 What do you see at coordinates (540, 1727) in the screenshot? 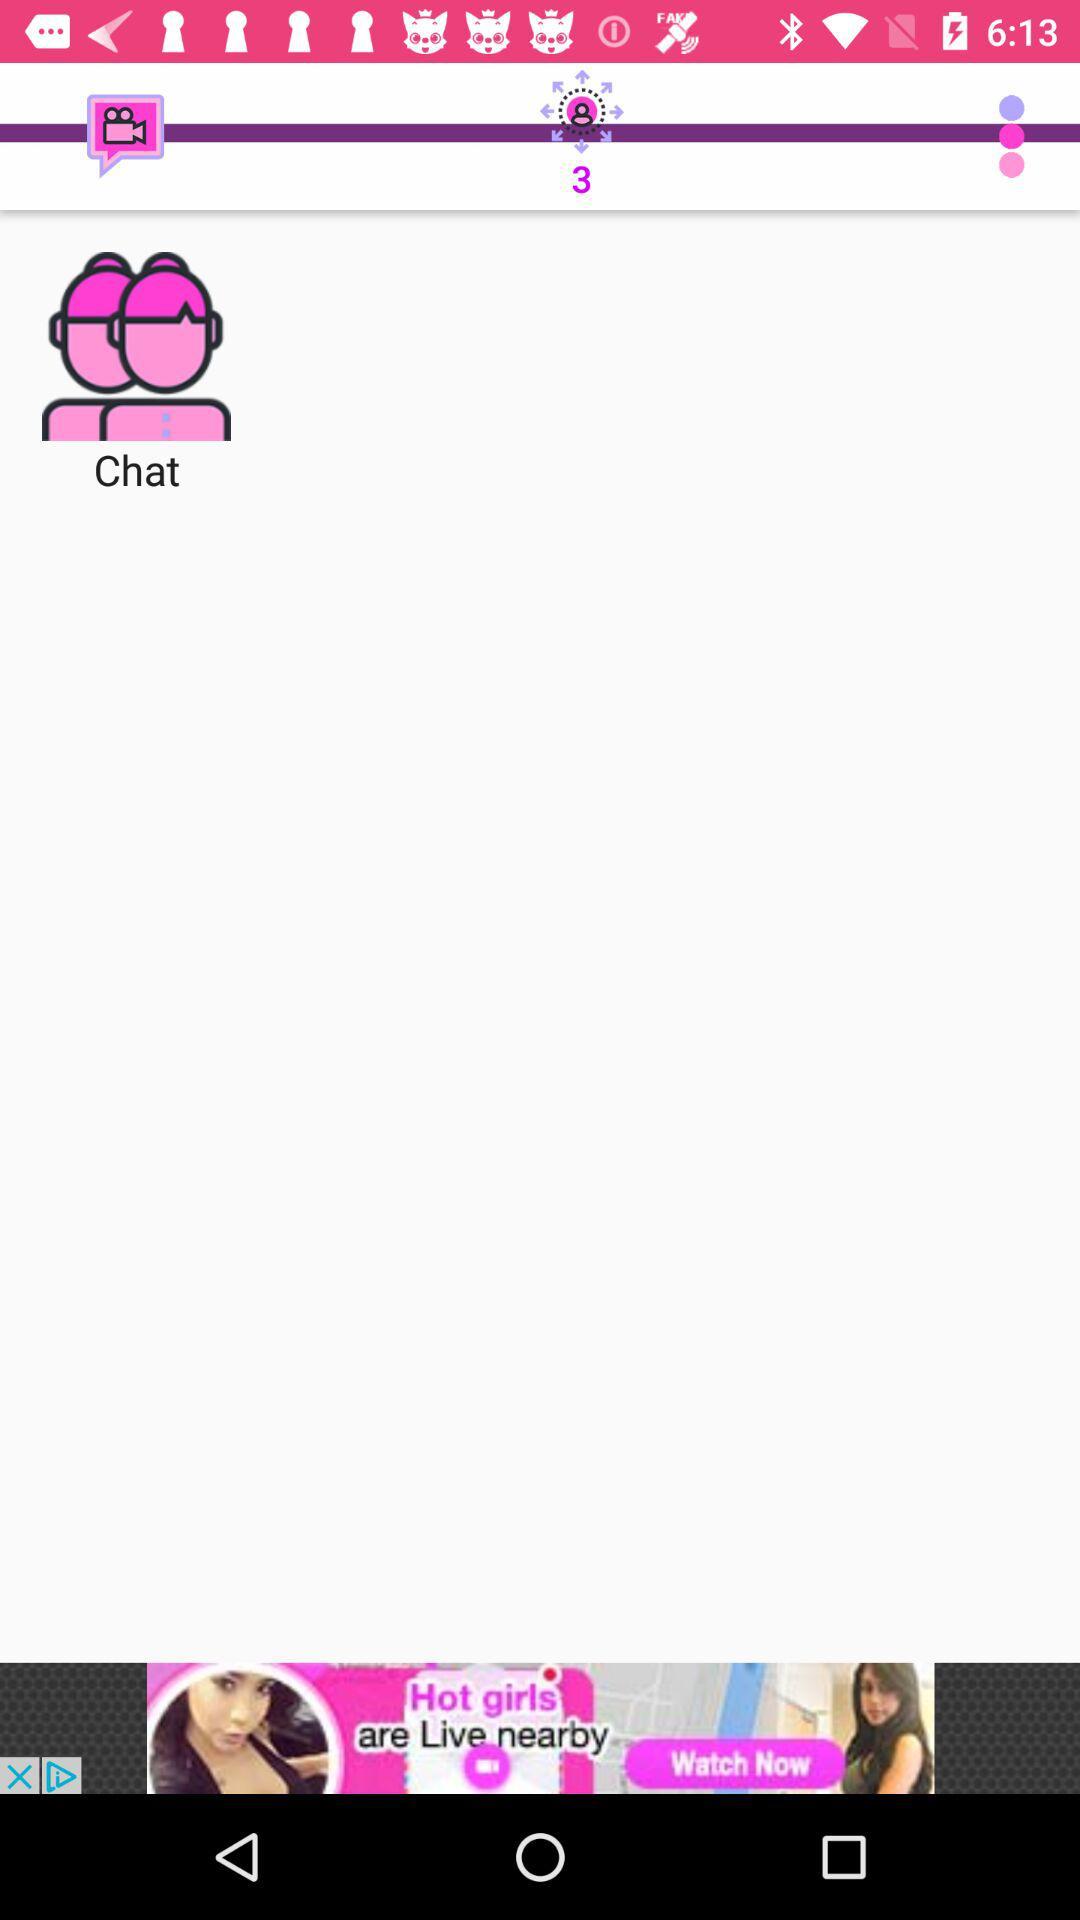
I see `advertisement` at bounding box center [540, 1727].